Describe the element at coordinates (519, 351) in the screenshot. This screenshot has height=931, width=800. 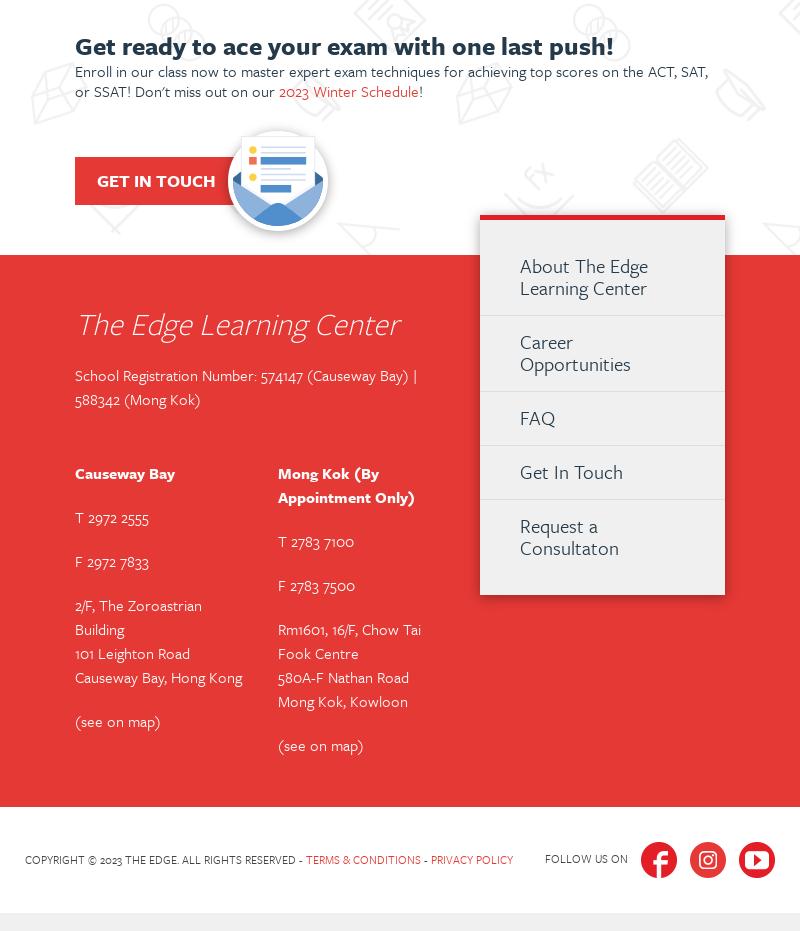
I see `'Career Opportunities'` at that location.